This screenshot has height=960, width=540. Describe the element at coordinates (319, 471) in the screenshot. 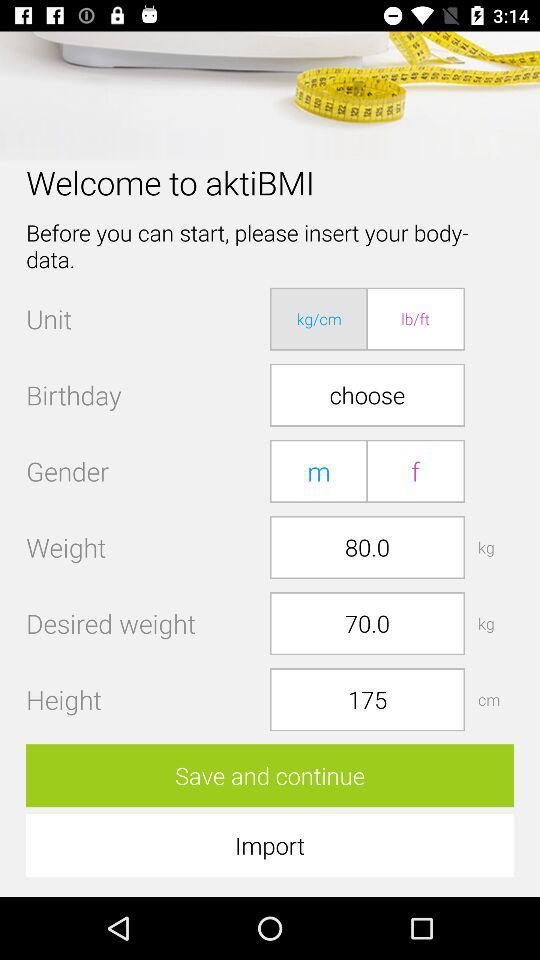

I see `item below the choose item` at that location.